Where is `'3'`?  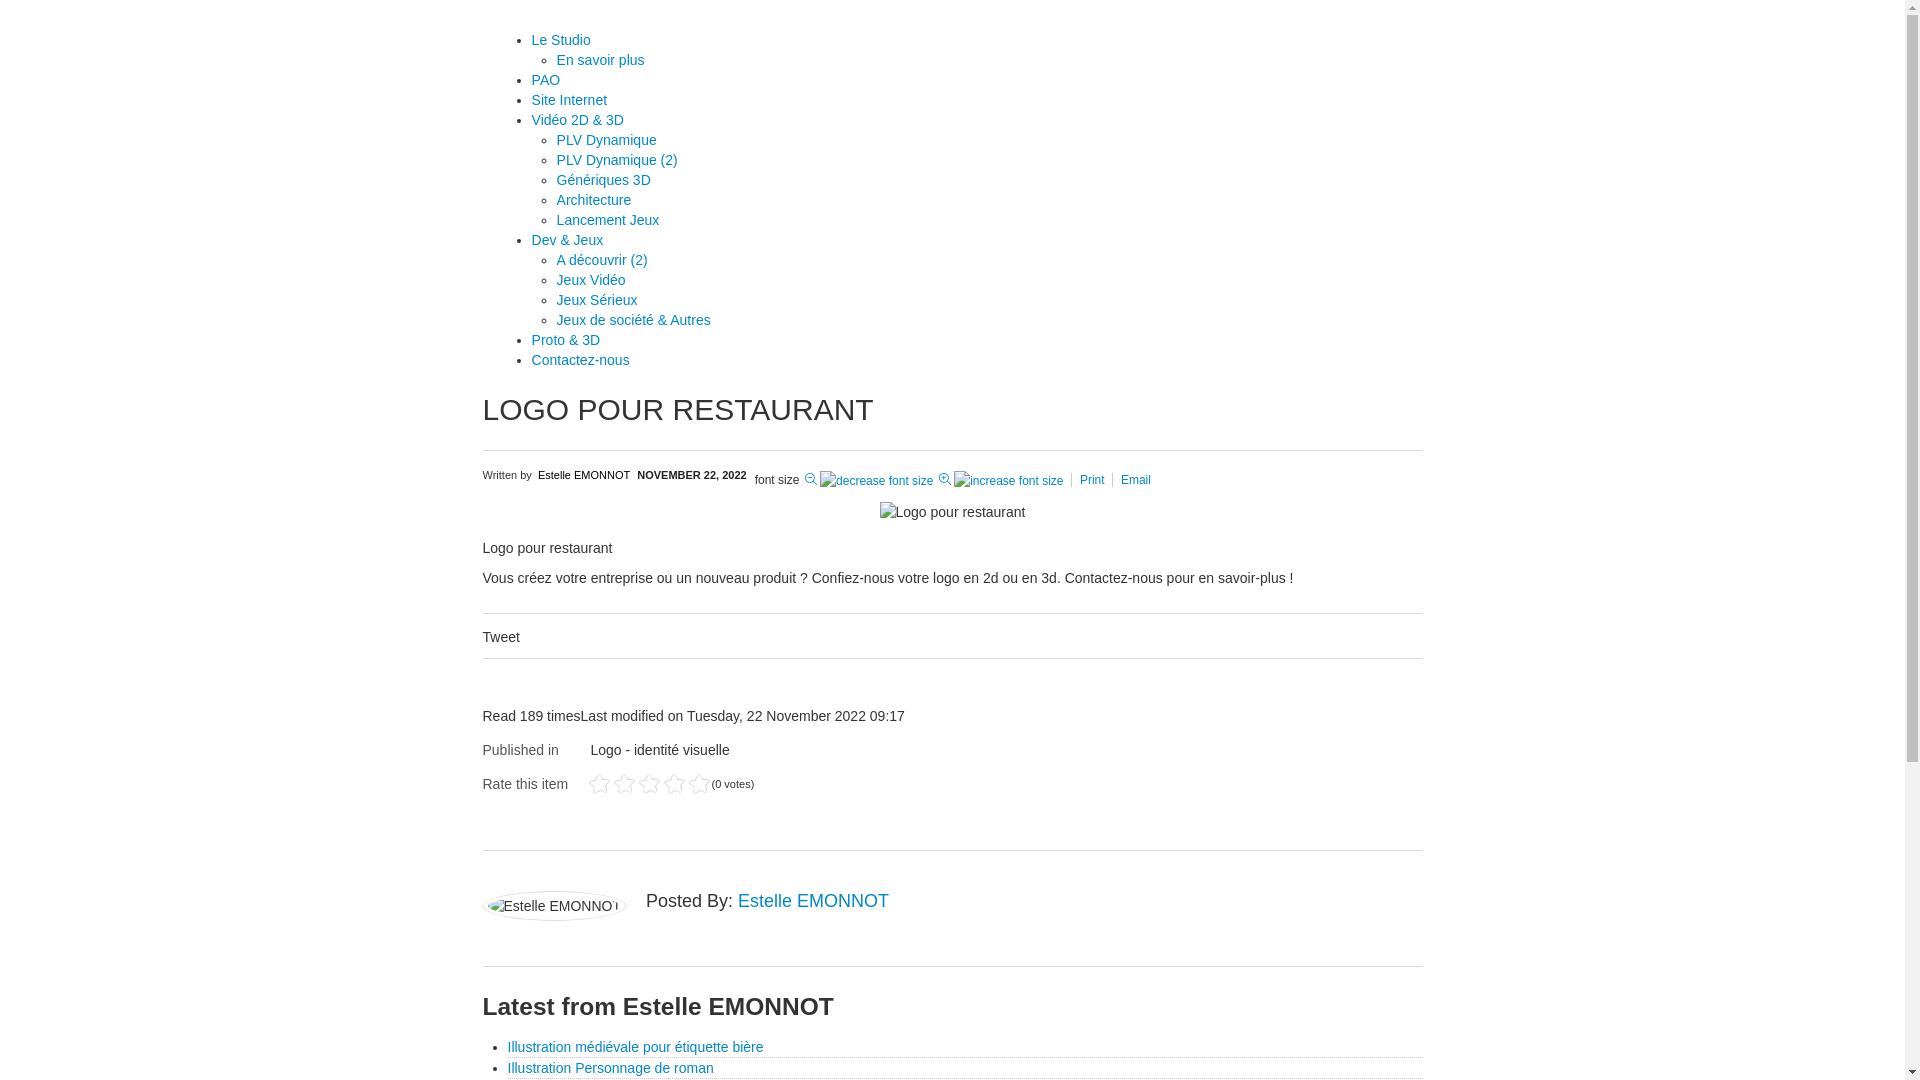
'3' is located at coordinates (622, 783).